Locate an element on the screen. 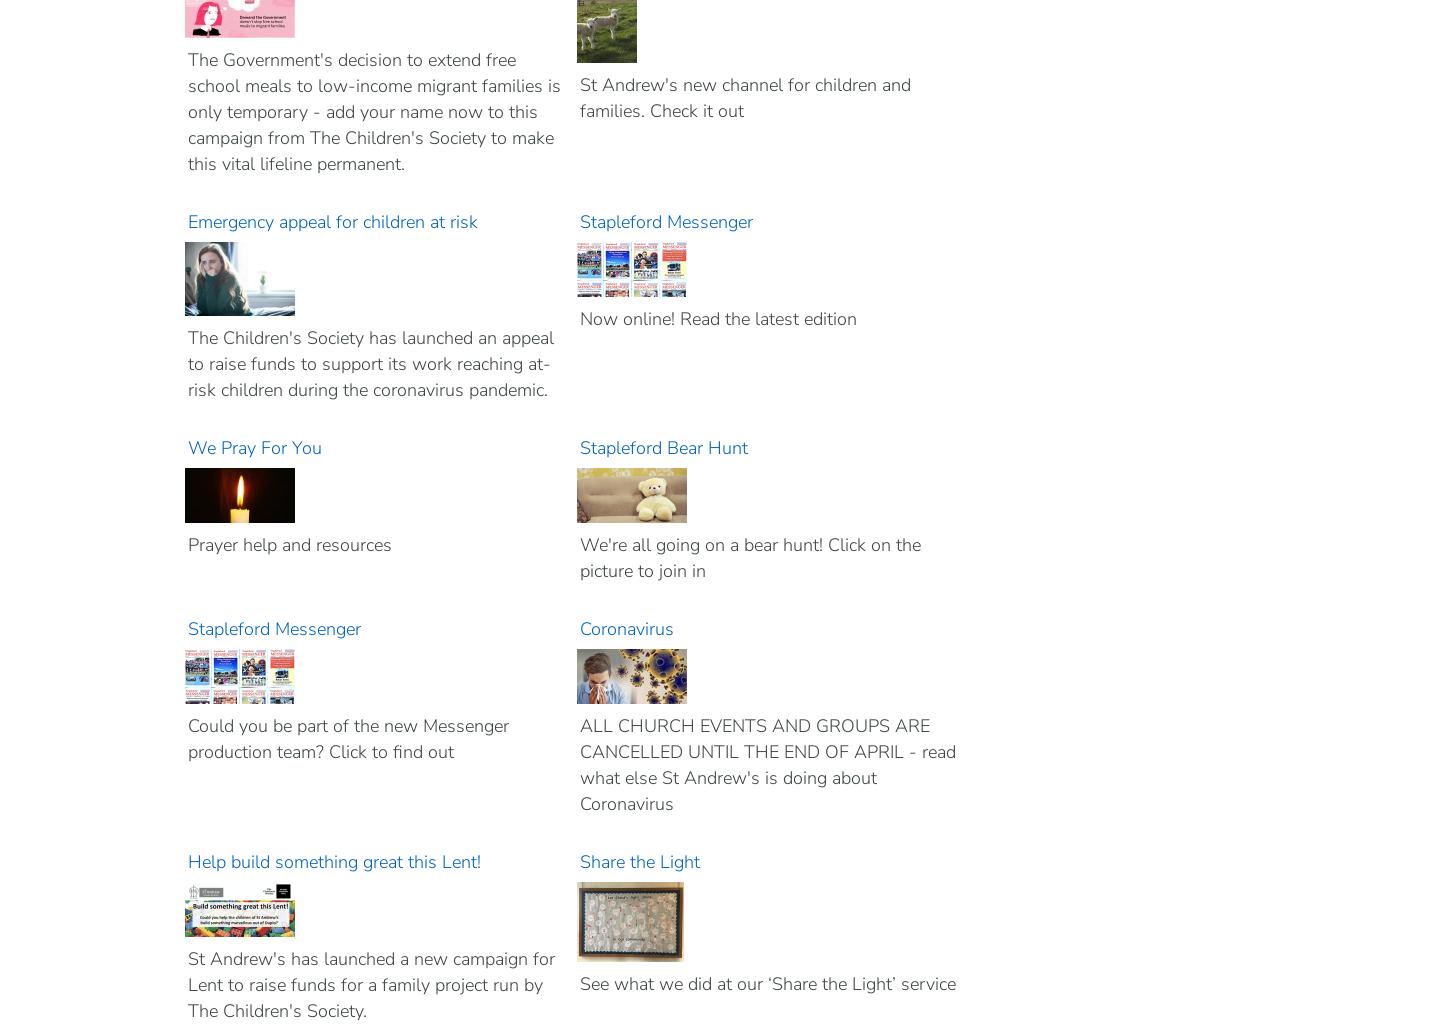 The height and width of the screenshot is (1028, 1440). 'Emergency appeal for children at risk' is located at coordinates (333, 221).